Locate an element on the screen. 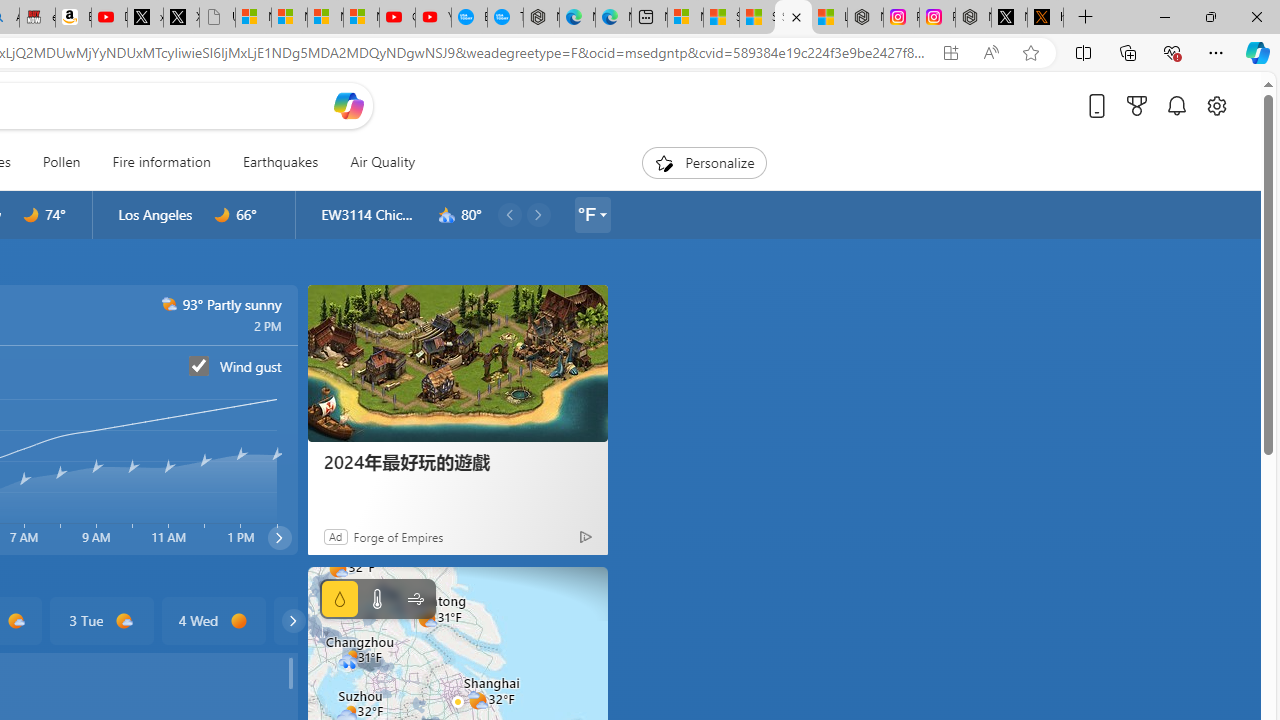  'Earthquakes' is located at coordinates (279, 162).